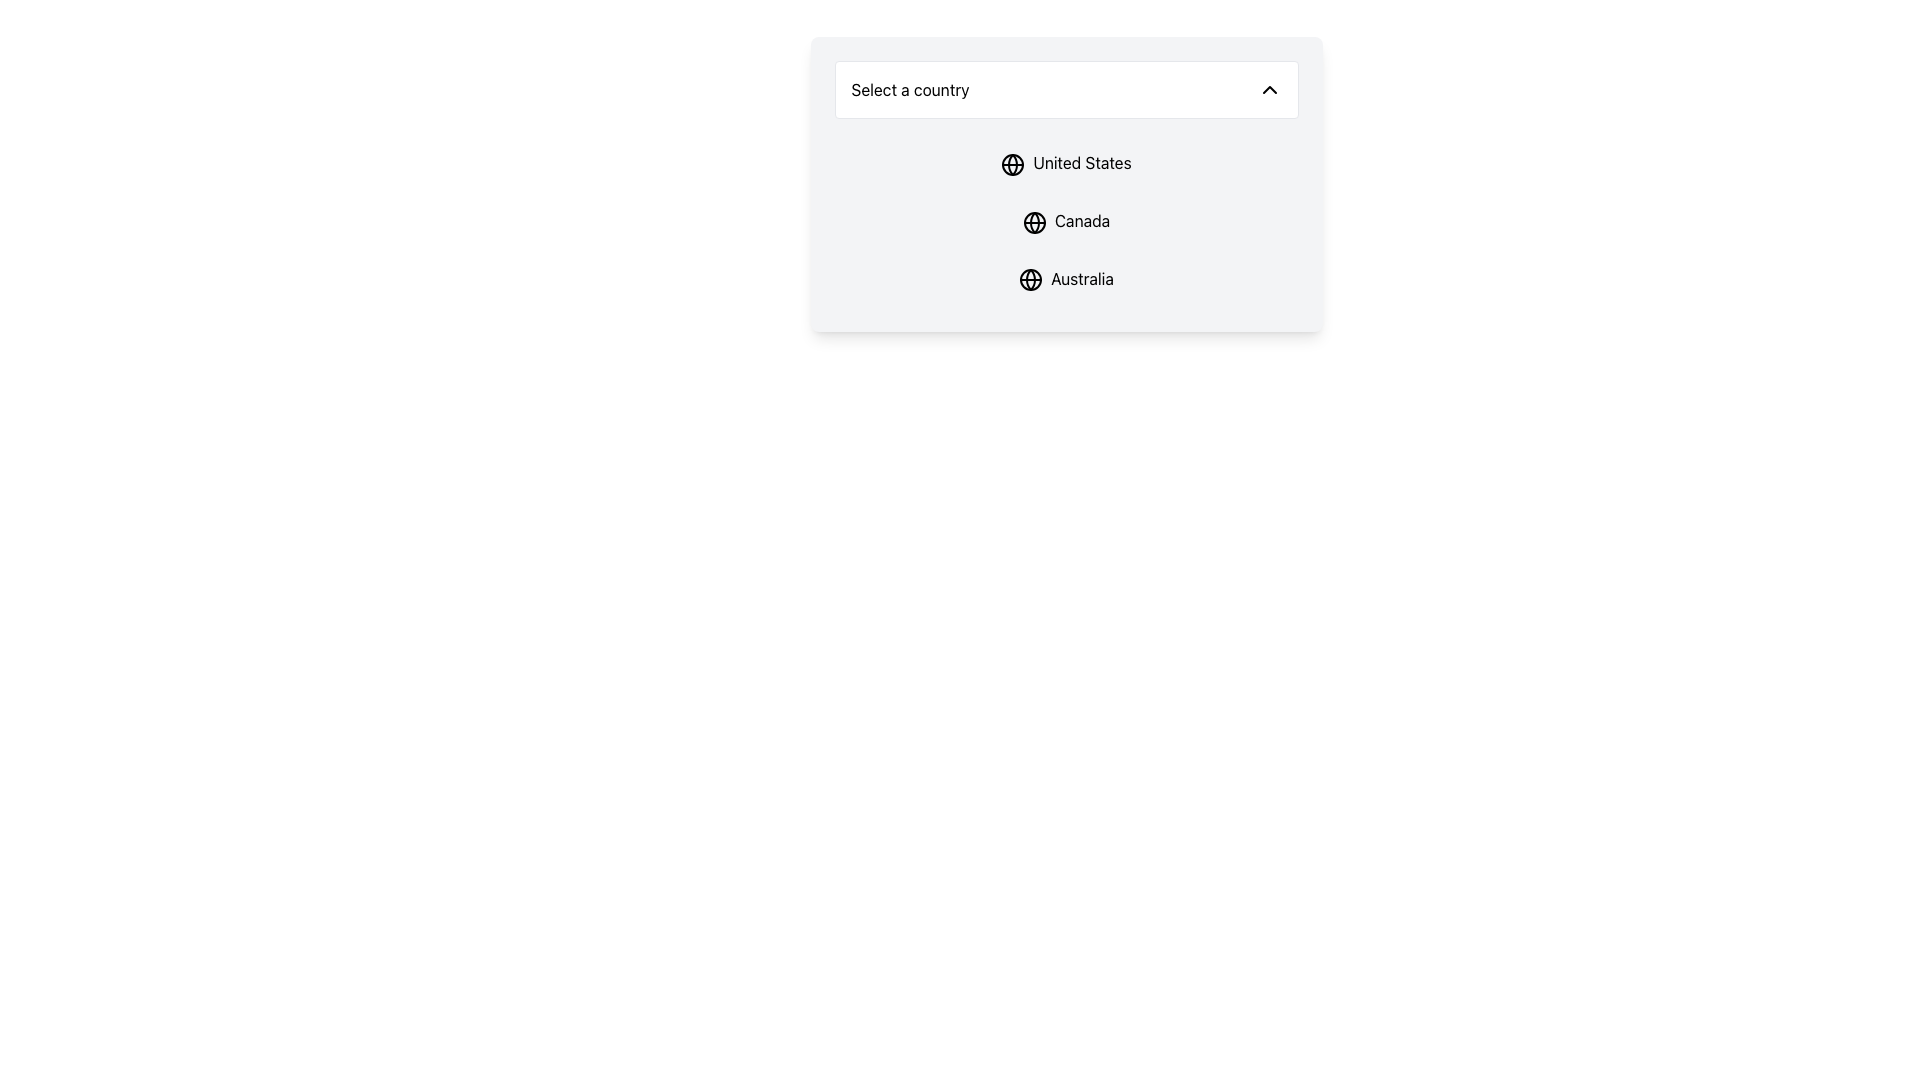 The width and height of the screenshot is (1920, 1080). What do you see at coordinates (1065, 279) in the screenshot?
I see `the label reading 'Australia' within the dropdown list` at bounding box center [1065, 279].